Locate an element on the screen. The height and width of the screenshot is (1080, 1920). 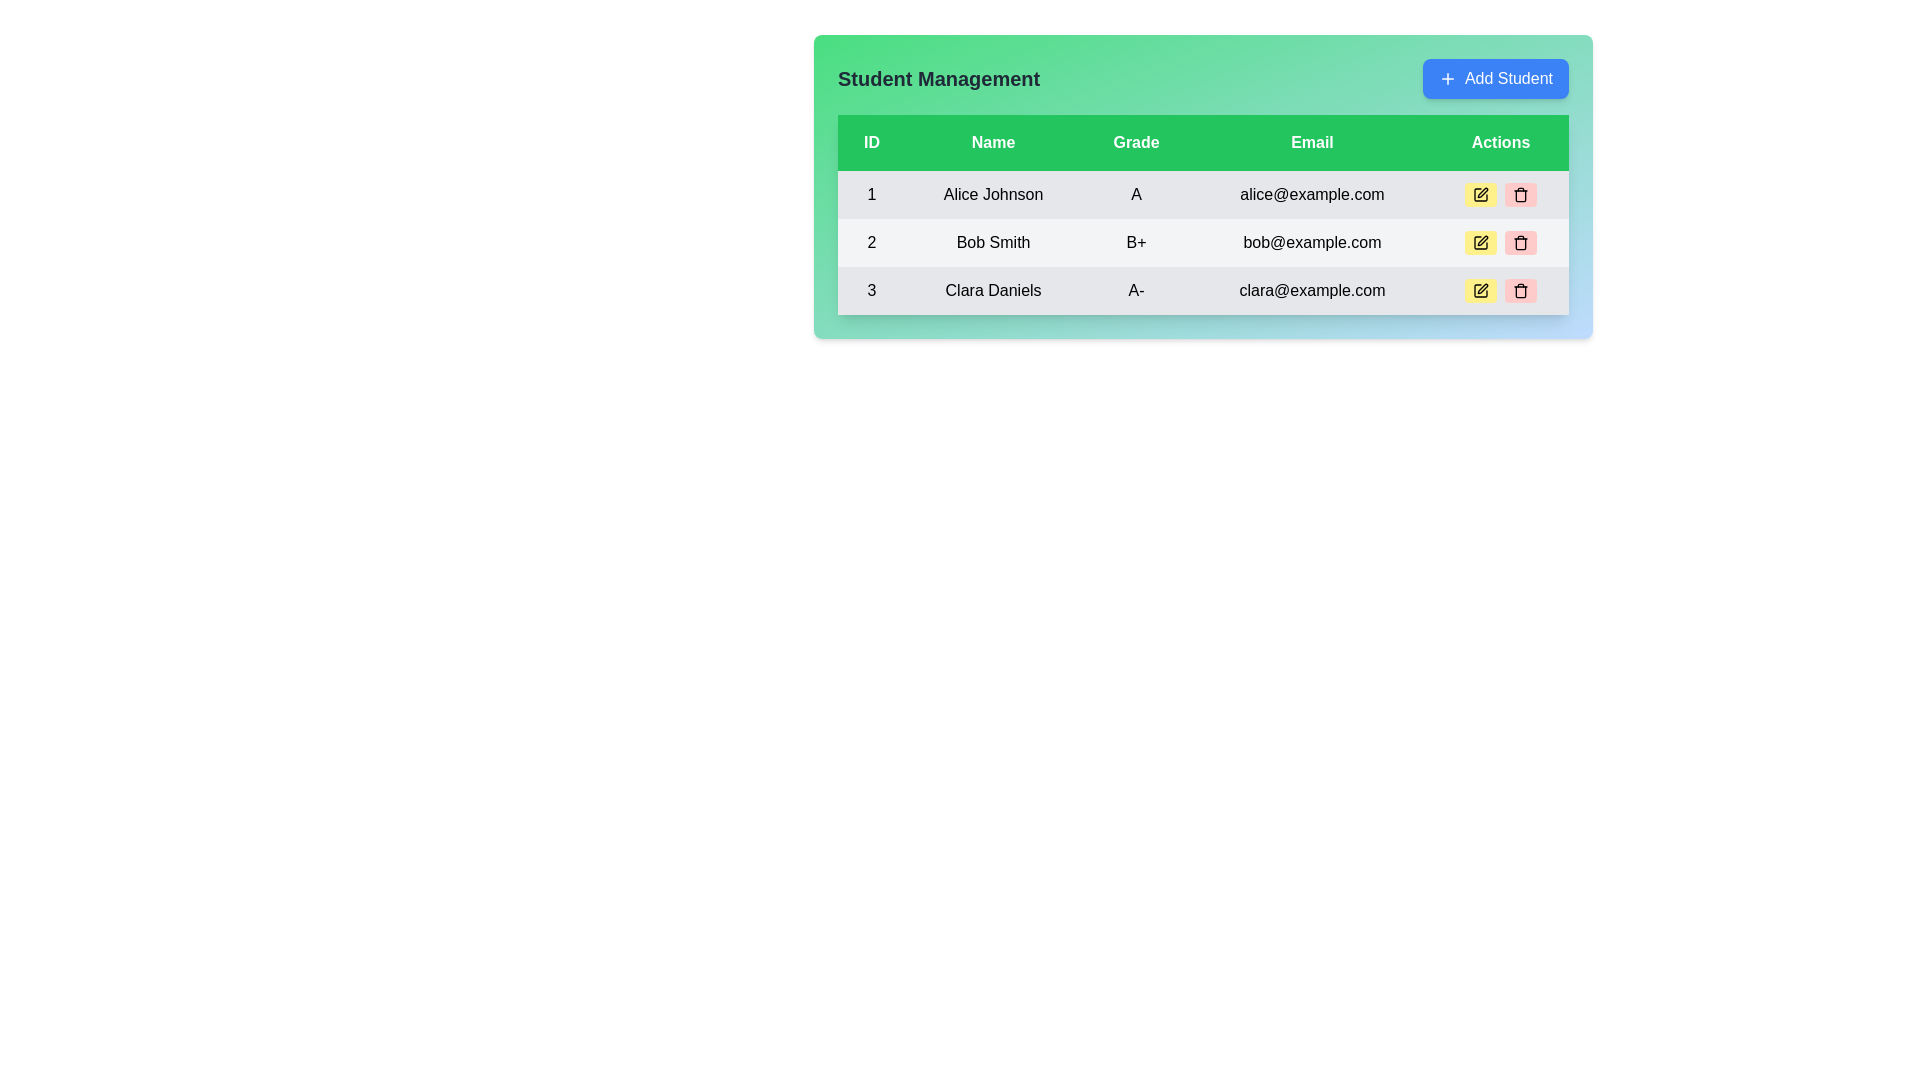
the main body of the trash bin icon located in the 'Actions' column of the third row associated with 'Clara Daniels' is located at coordinates (1520, 196).